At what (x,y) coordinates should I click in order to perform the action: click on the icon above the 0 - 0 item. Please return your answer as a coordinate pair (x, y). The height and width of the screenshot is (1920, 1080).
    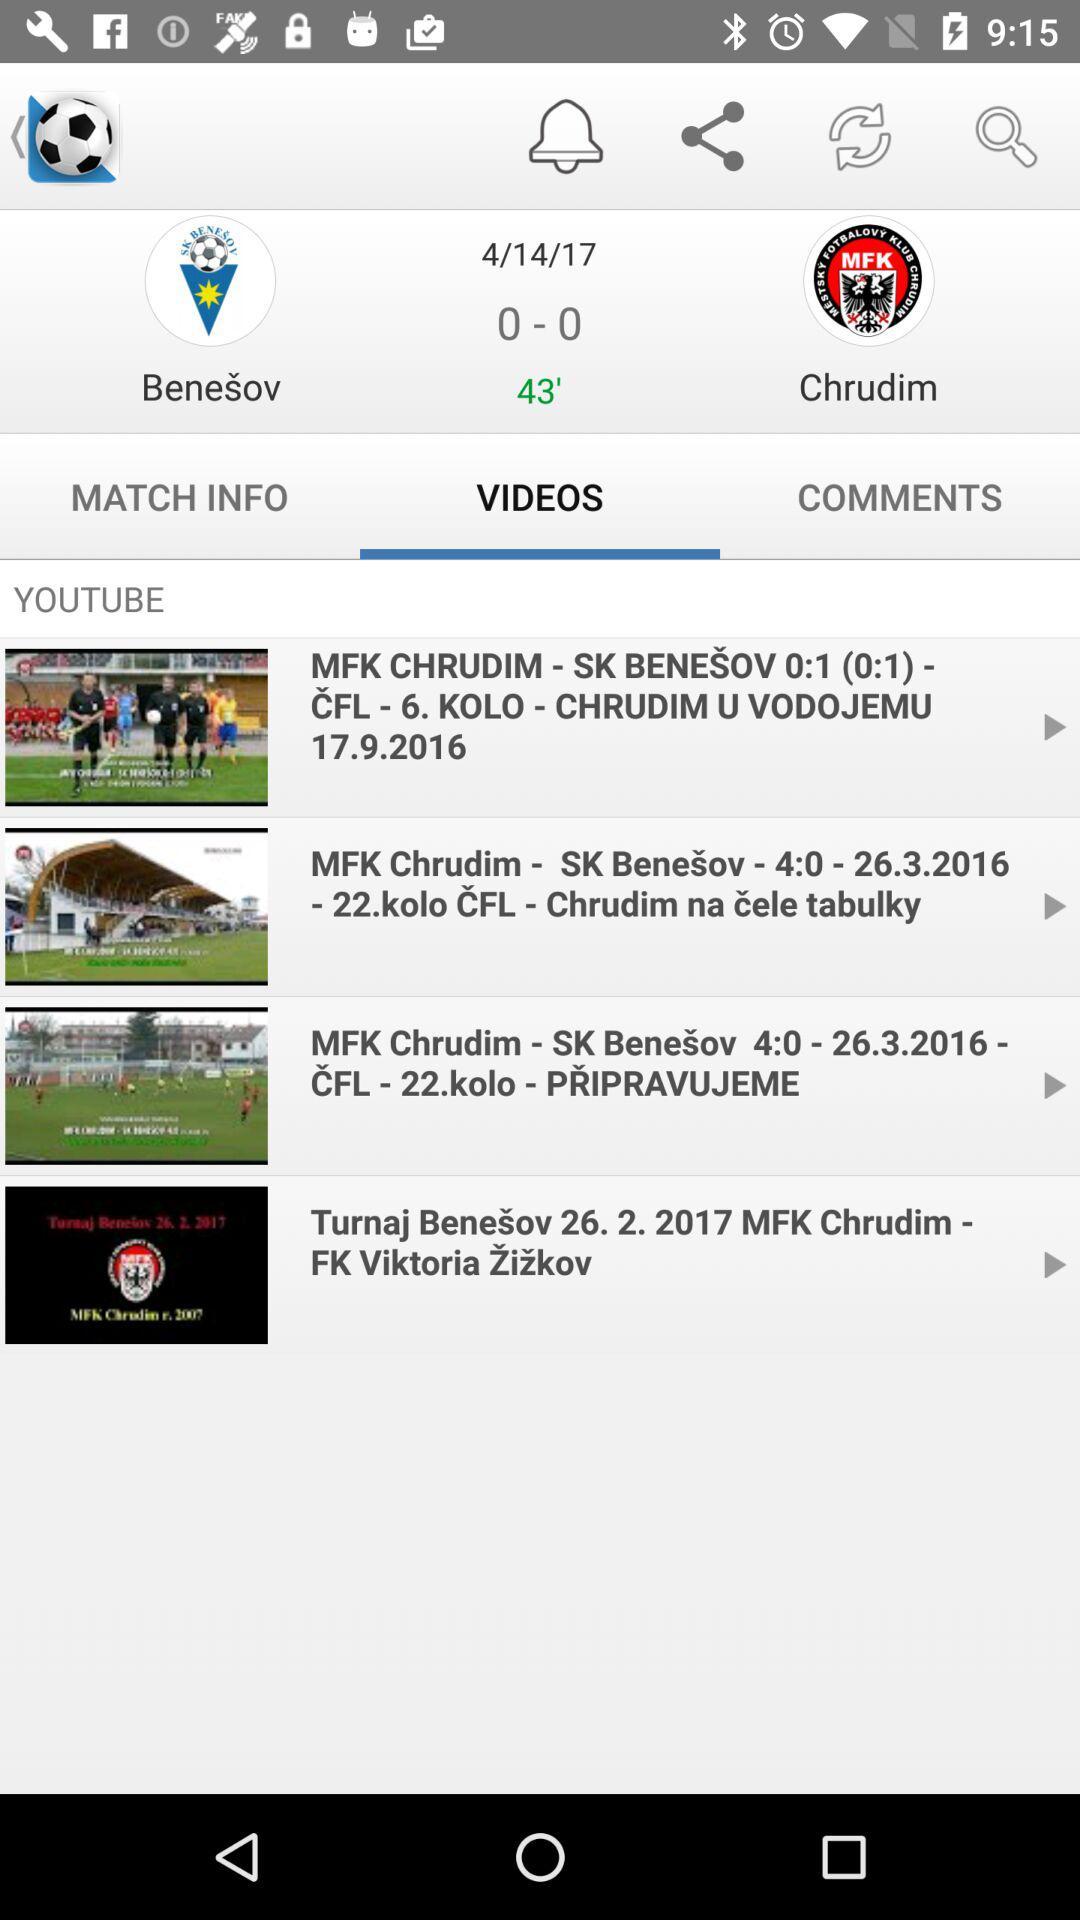
    Looking at the image, I should click on (538, 252).